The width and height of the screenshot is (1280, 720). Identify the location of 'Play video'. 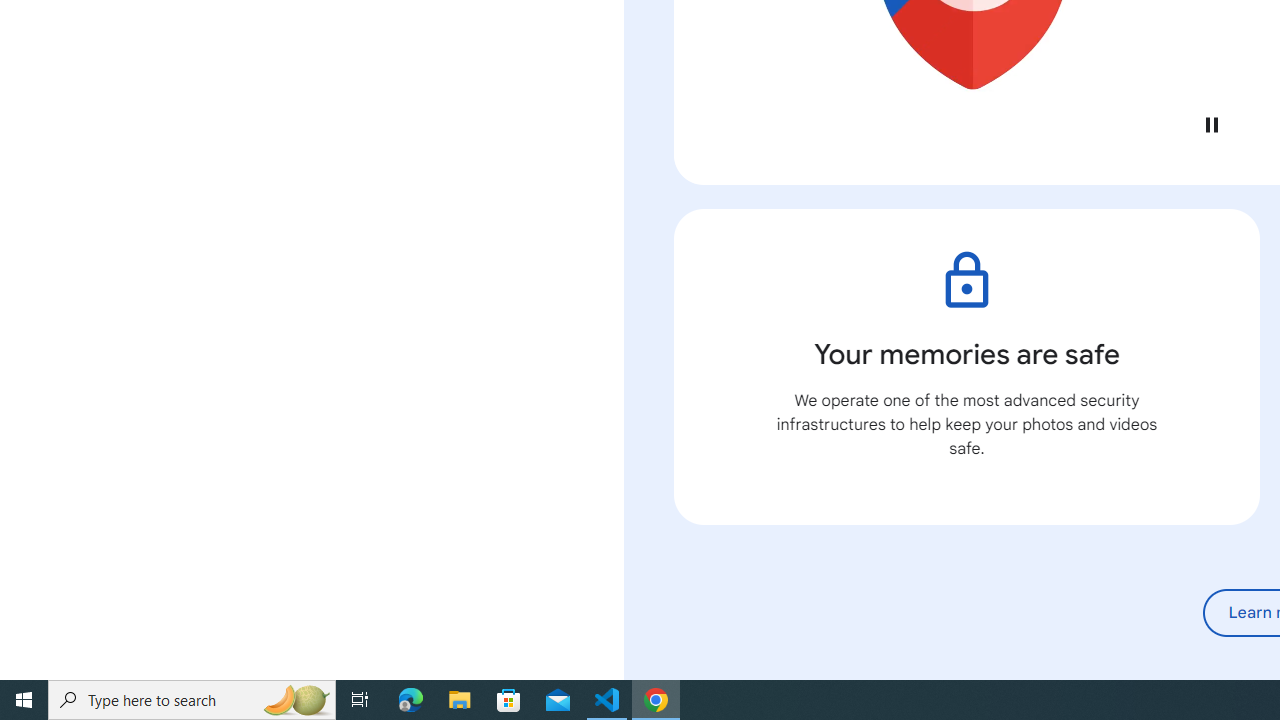
(1210, 124).